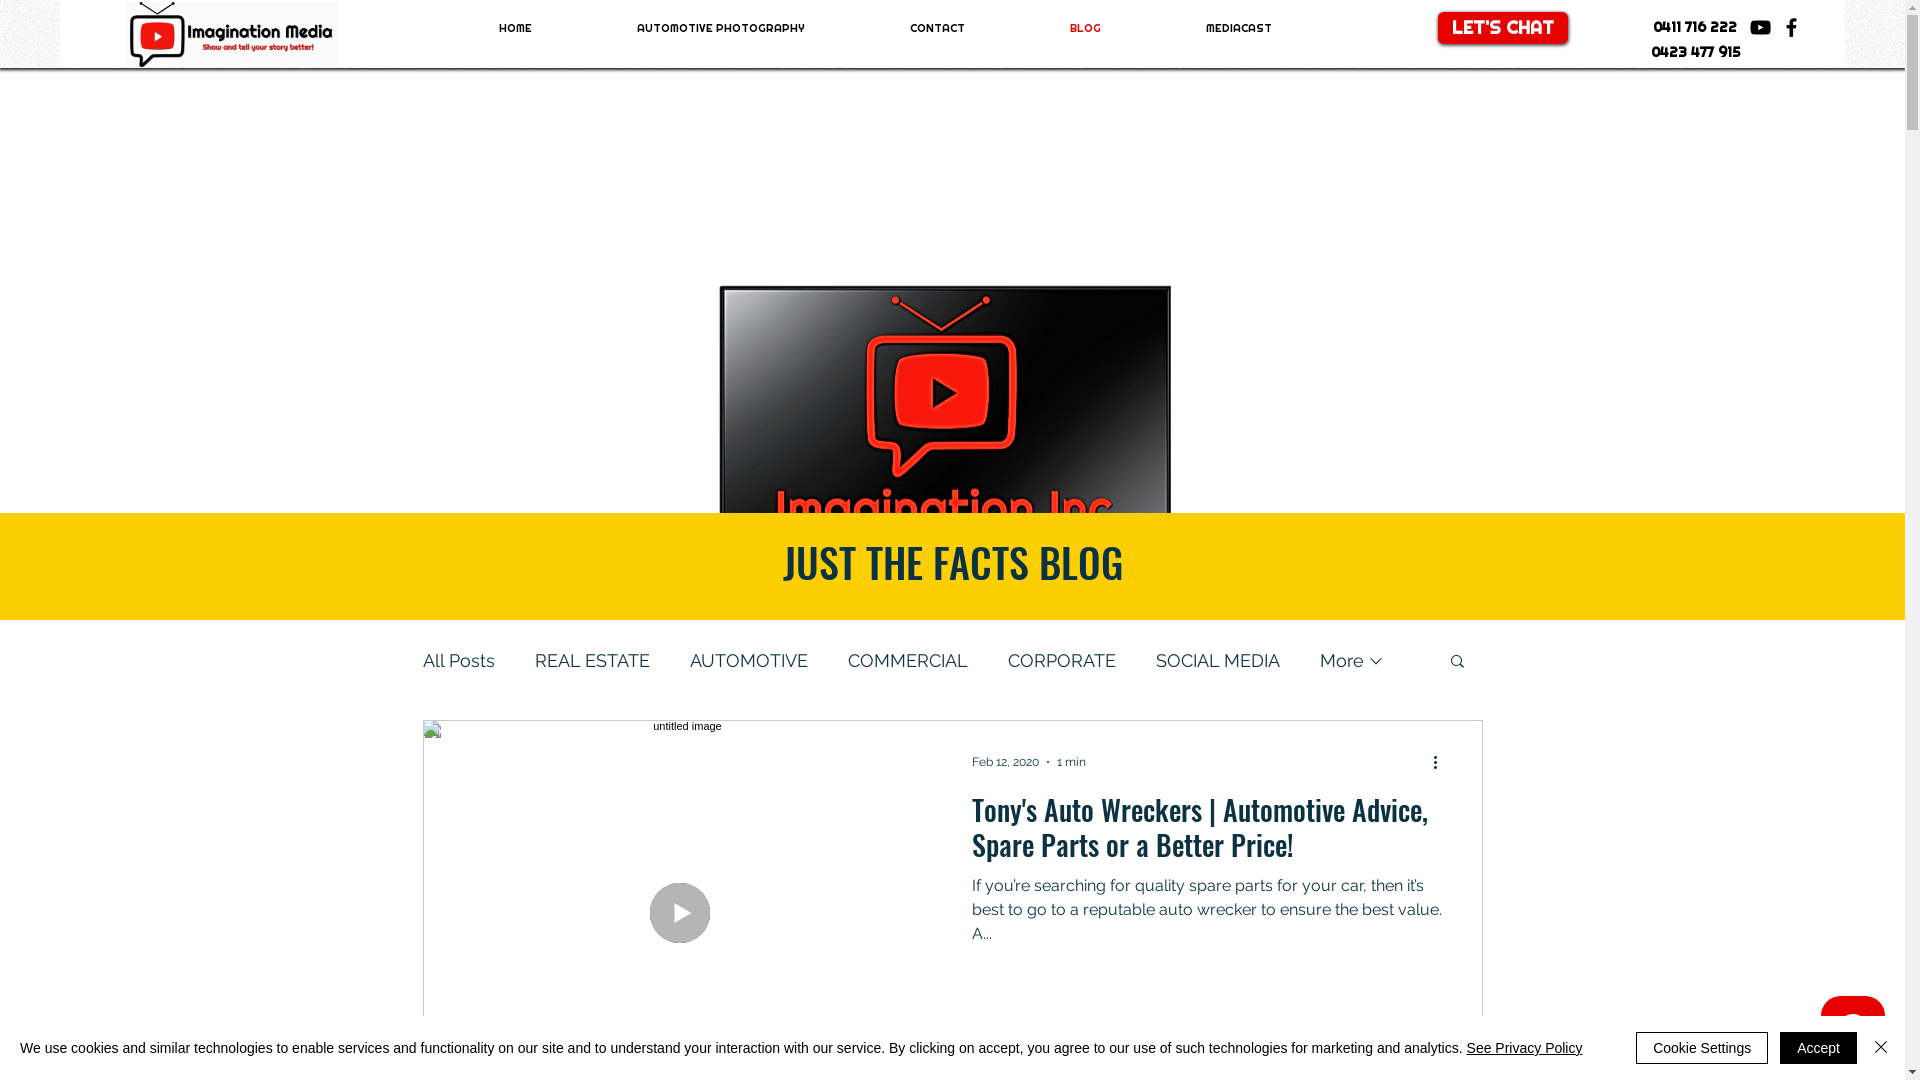 The width and height of the screenshot is (1920, 1080). I want to click on 'HOME', so click(445, 27).